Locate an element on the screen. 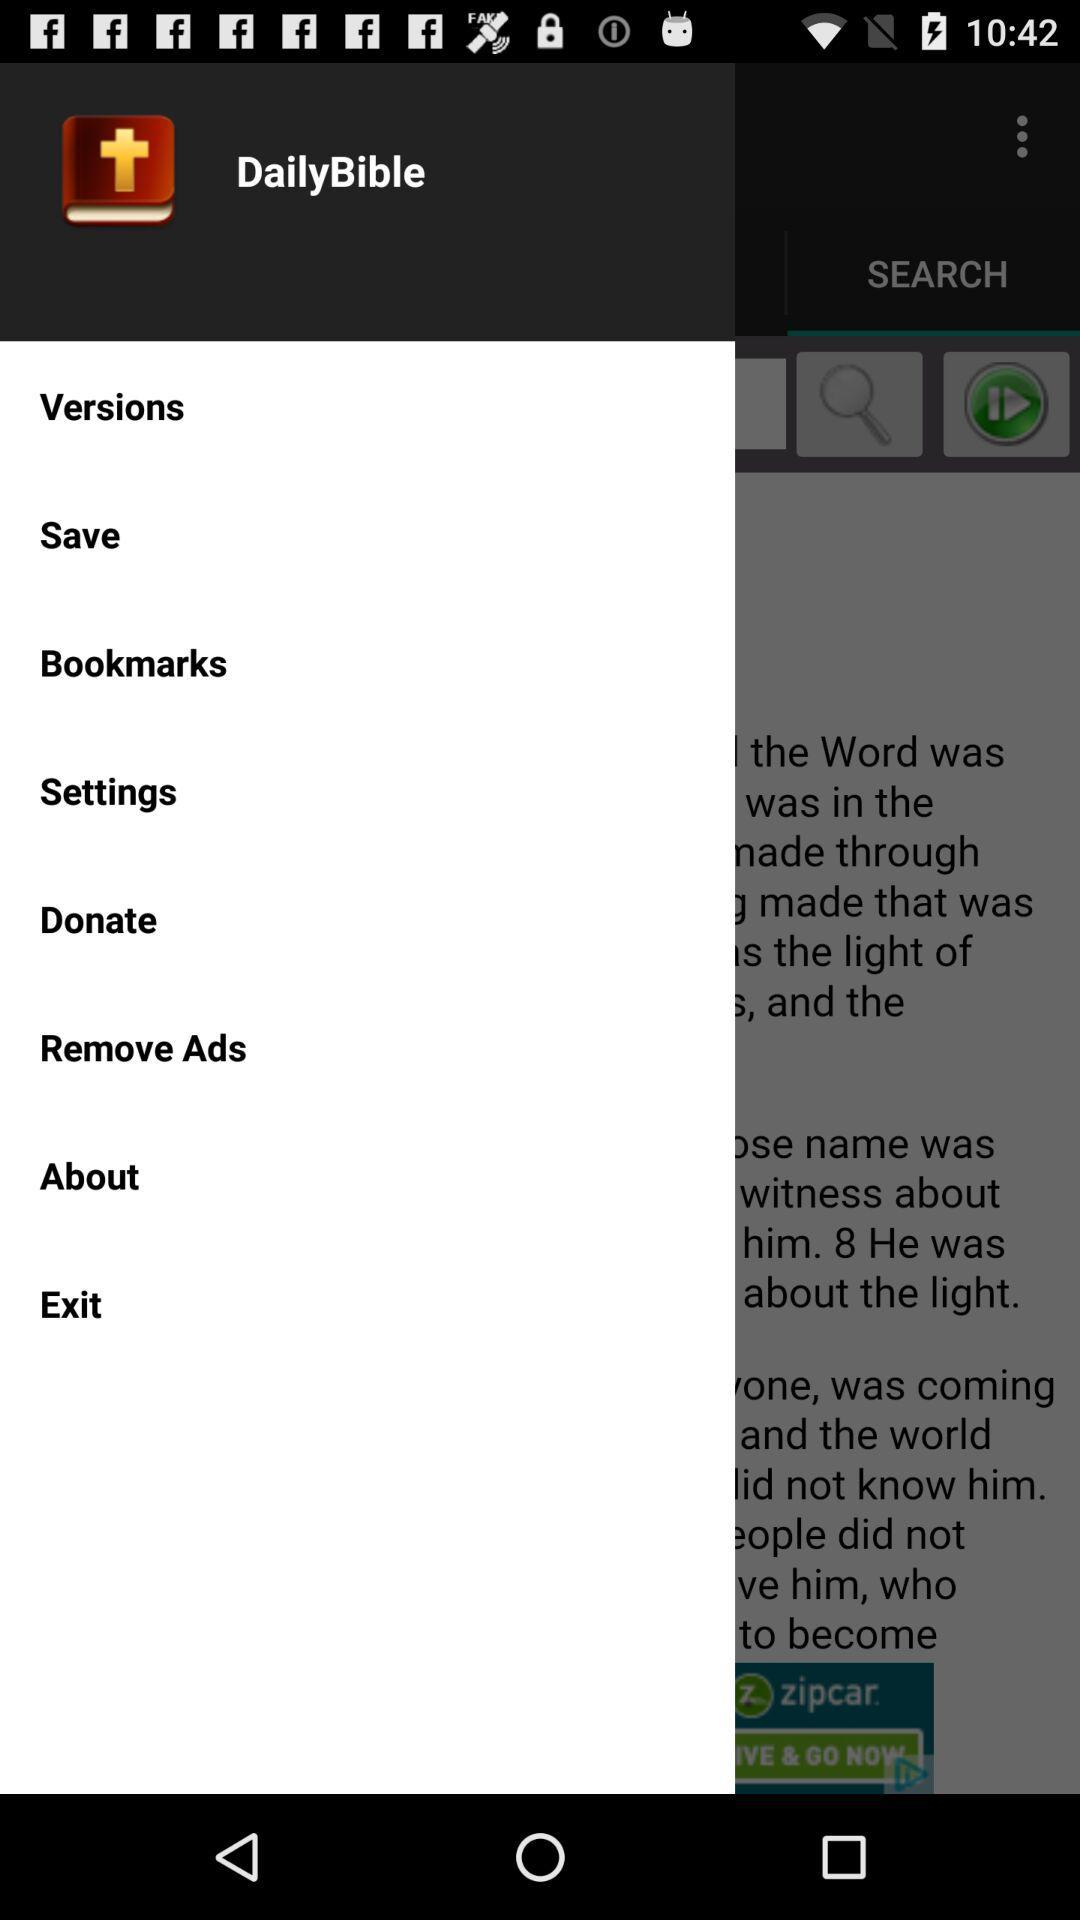 The width and height of the screenshot is (1080, 1920). the search icon is located at coordinates (858, 431).